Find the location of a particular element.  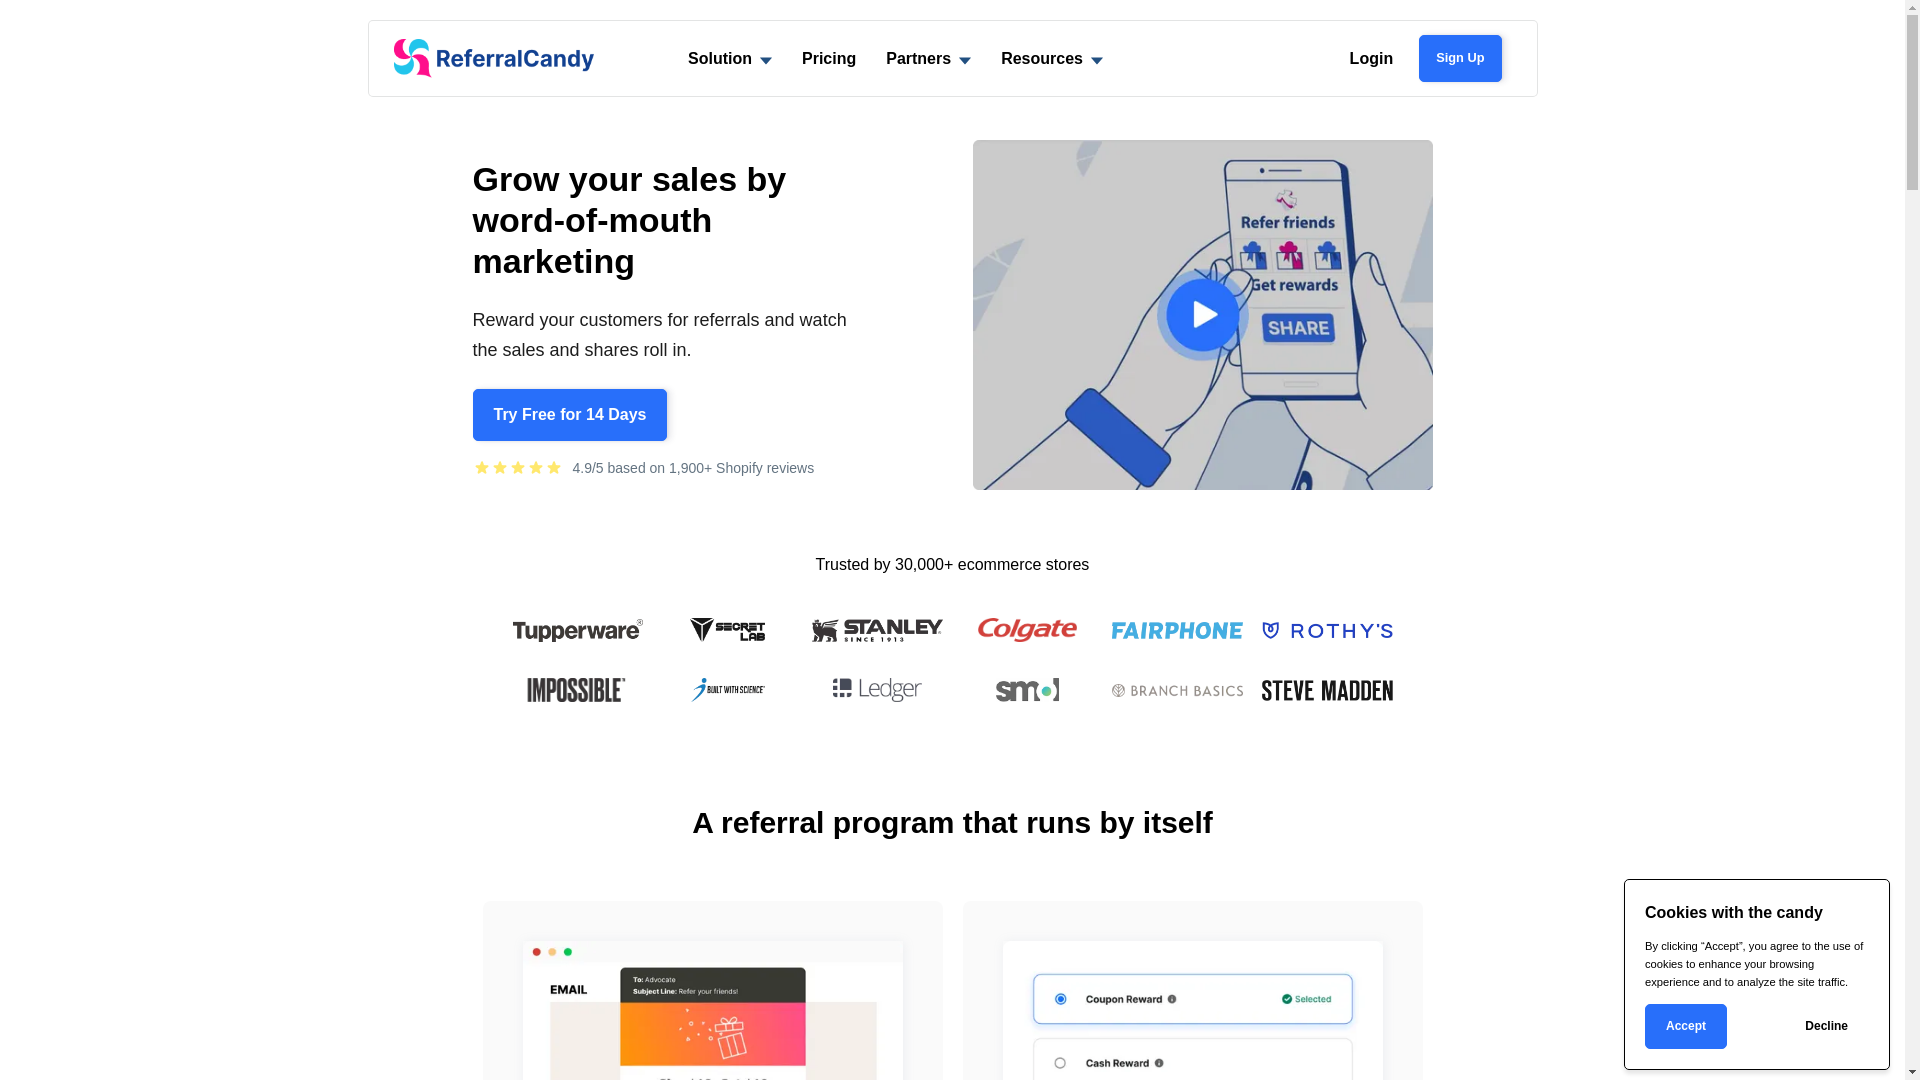

'Try Free for 14 Days' is located at coordinates (568, 414).